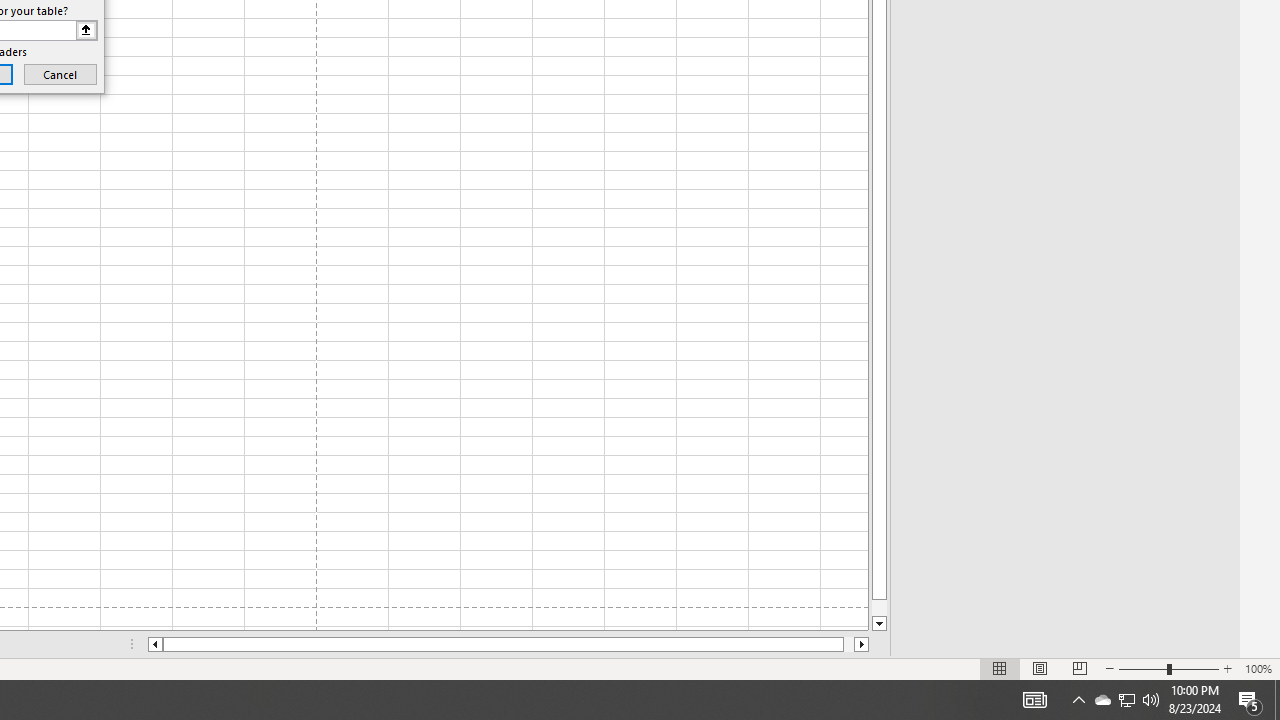 Image resolution: width=1280 pixels, height=720 pixels. What do you see at coordinates (1143, 669) in the screenshot?
I see `'Zoom Out'` at bounding box center [1143, 669].